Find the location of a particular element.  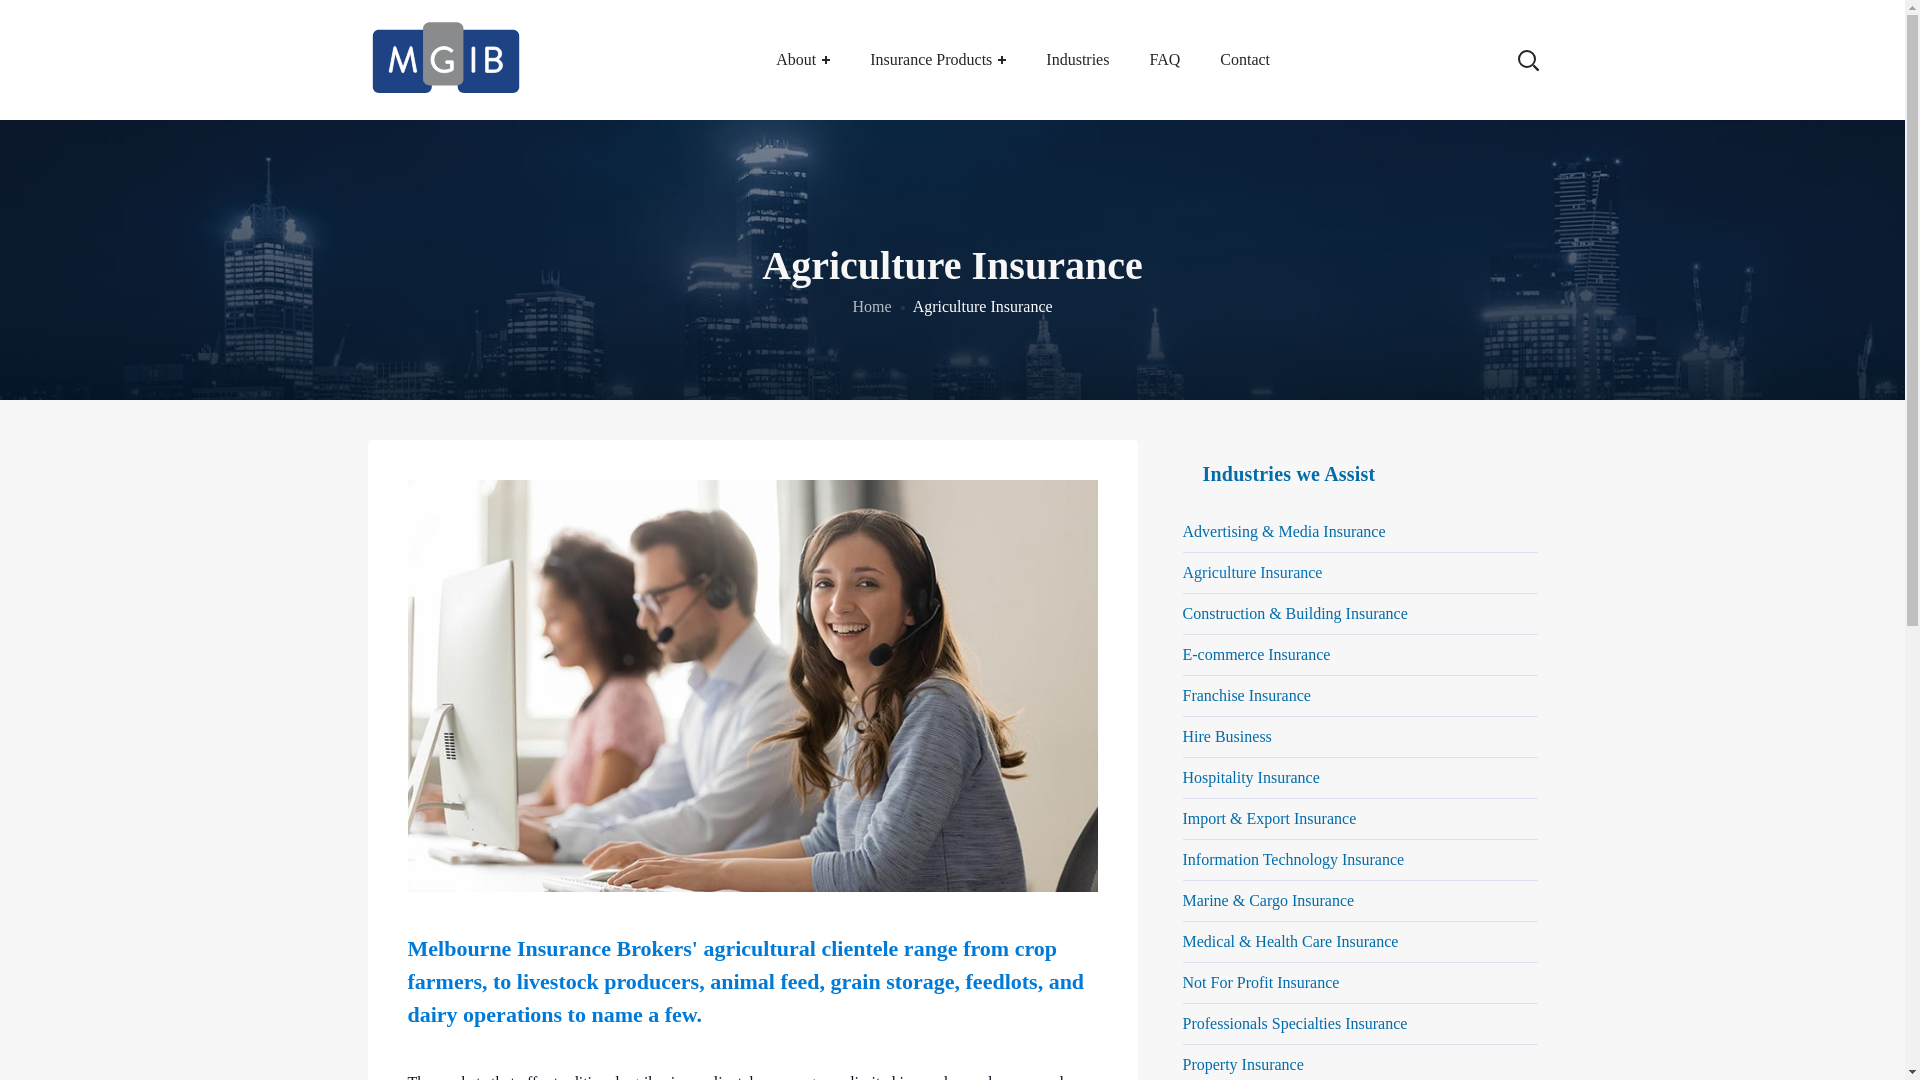

'Industries' is located at coordinates (1076, 59).